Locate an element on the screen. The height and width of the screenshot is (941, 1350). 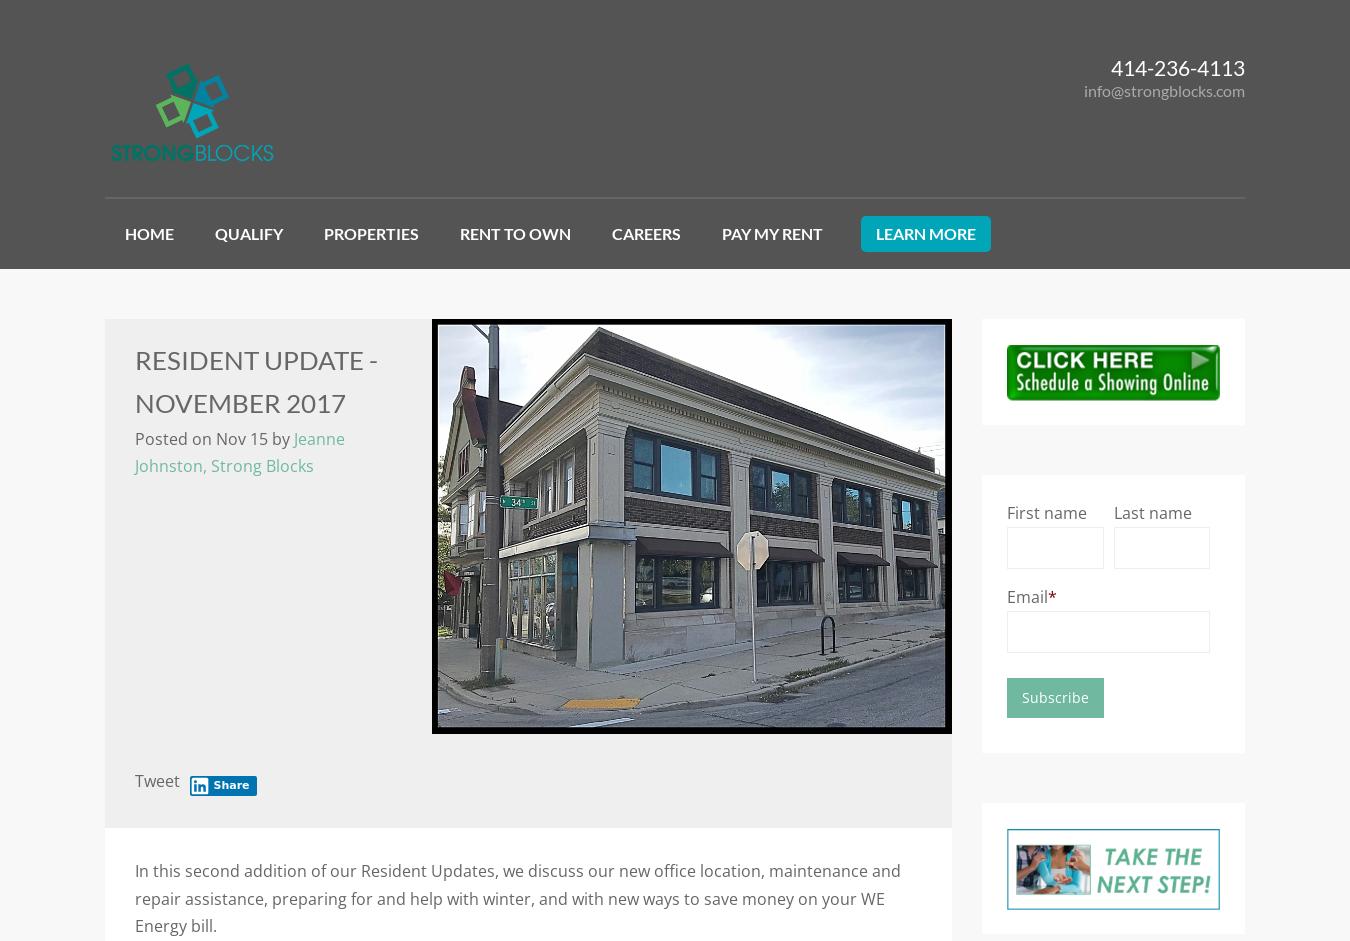
'*' is located at coordinates (1052, 595).